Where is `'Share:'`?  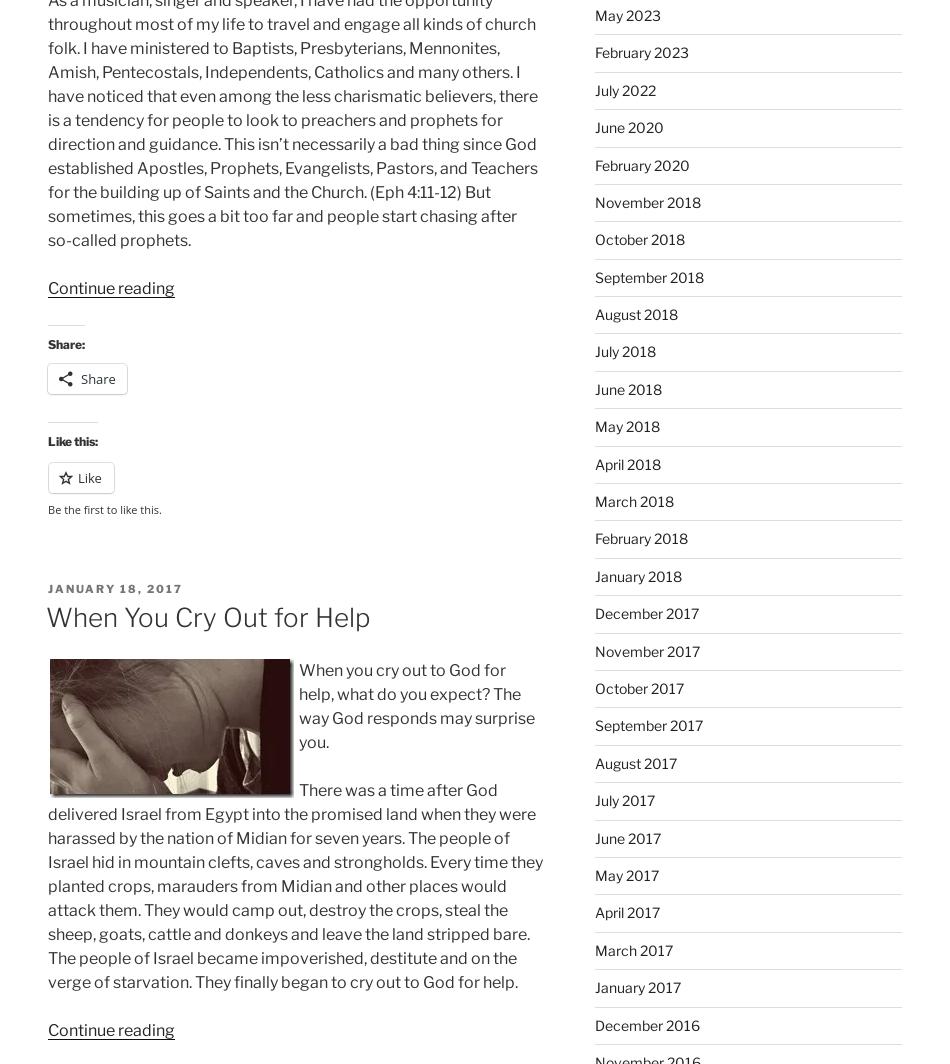
'Share:' is located at coordinates (66, 344).